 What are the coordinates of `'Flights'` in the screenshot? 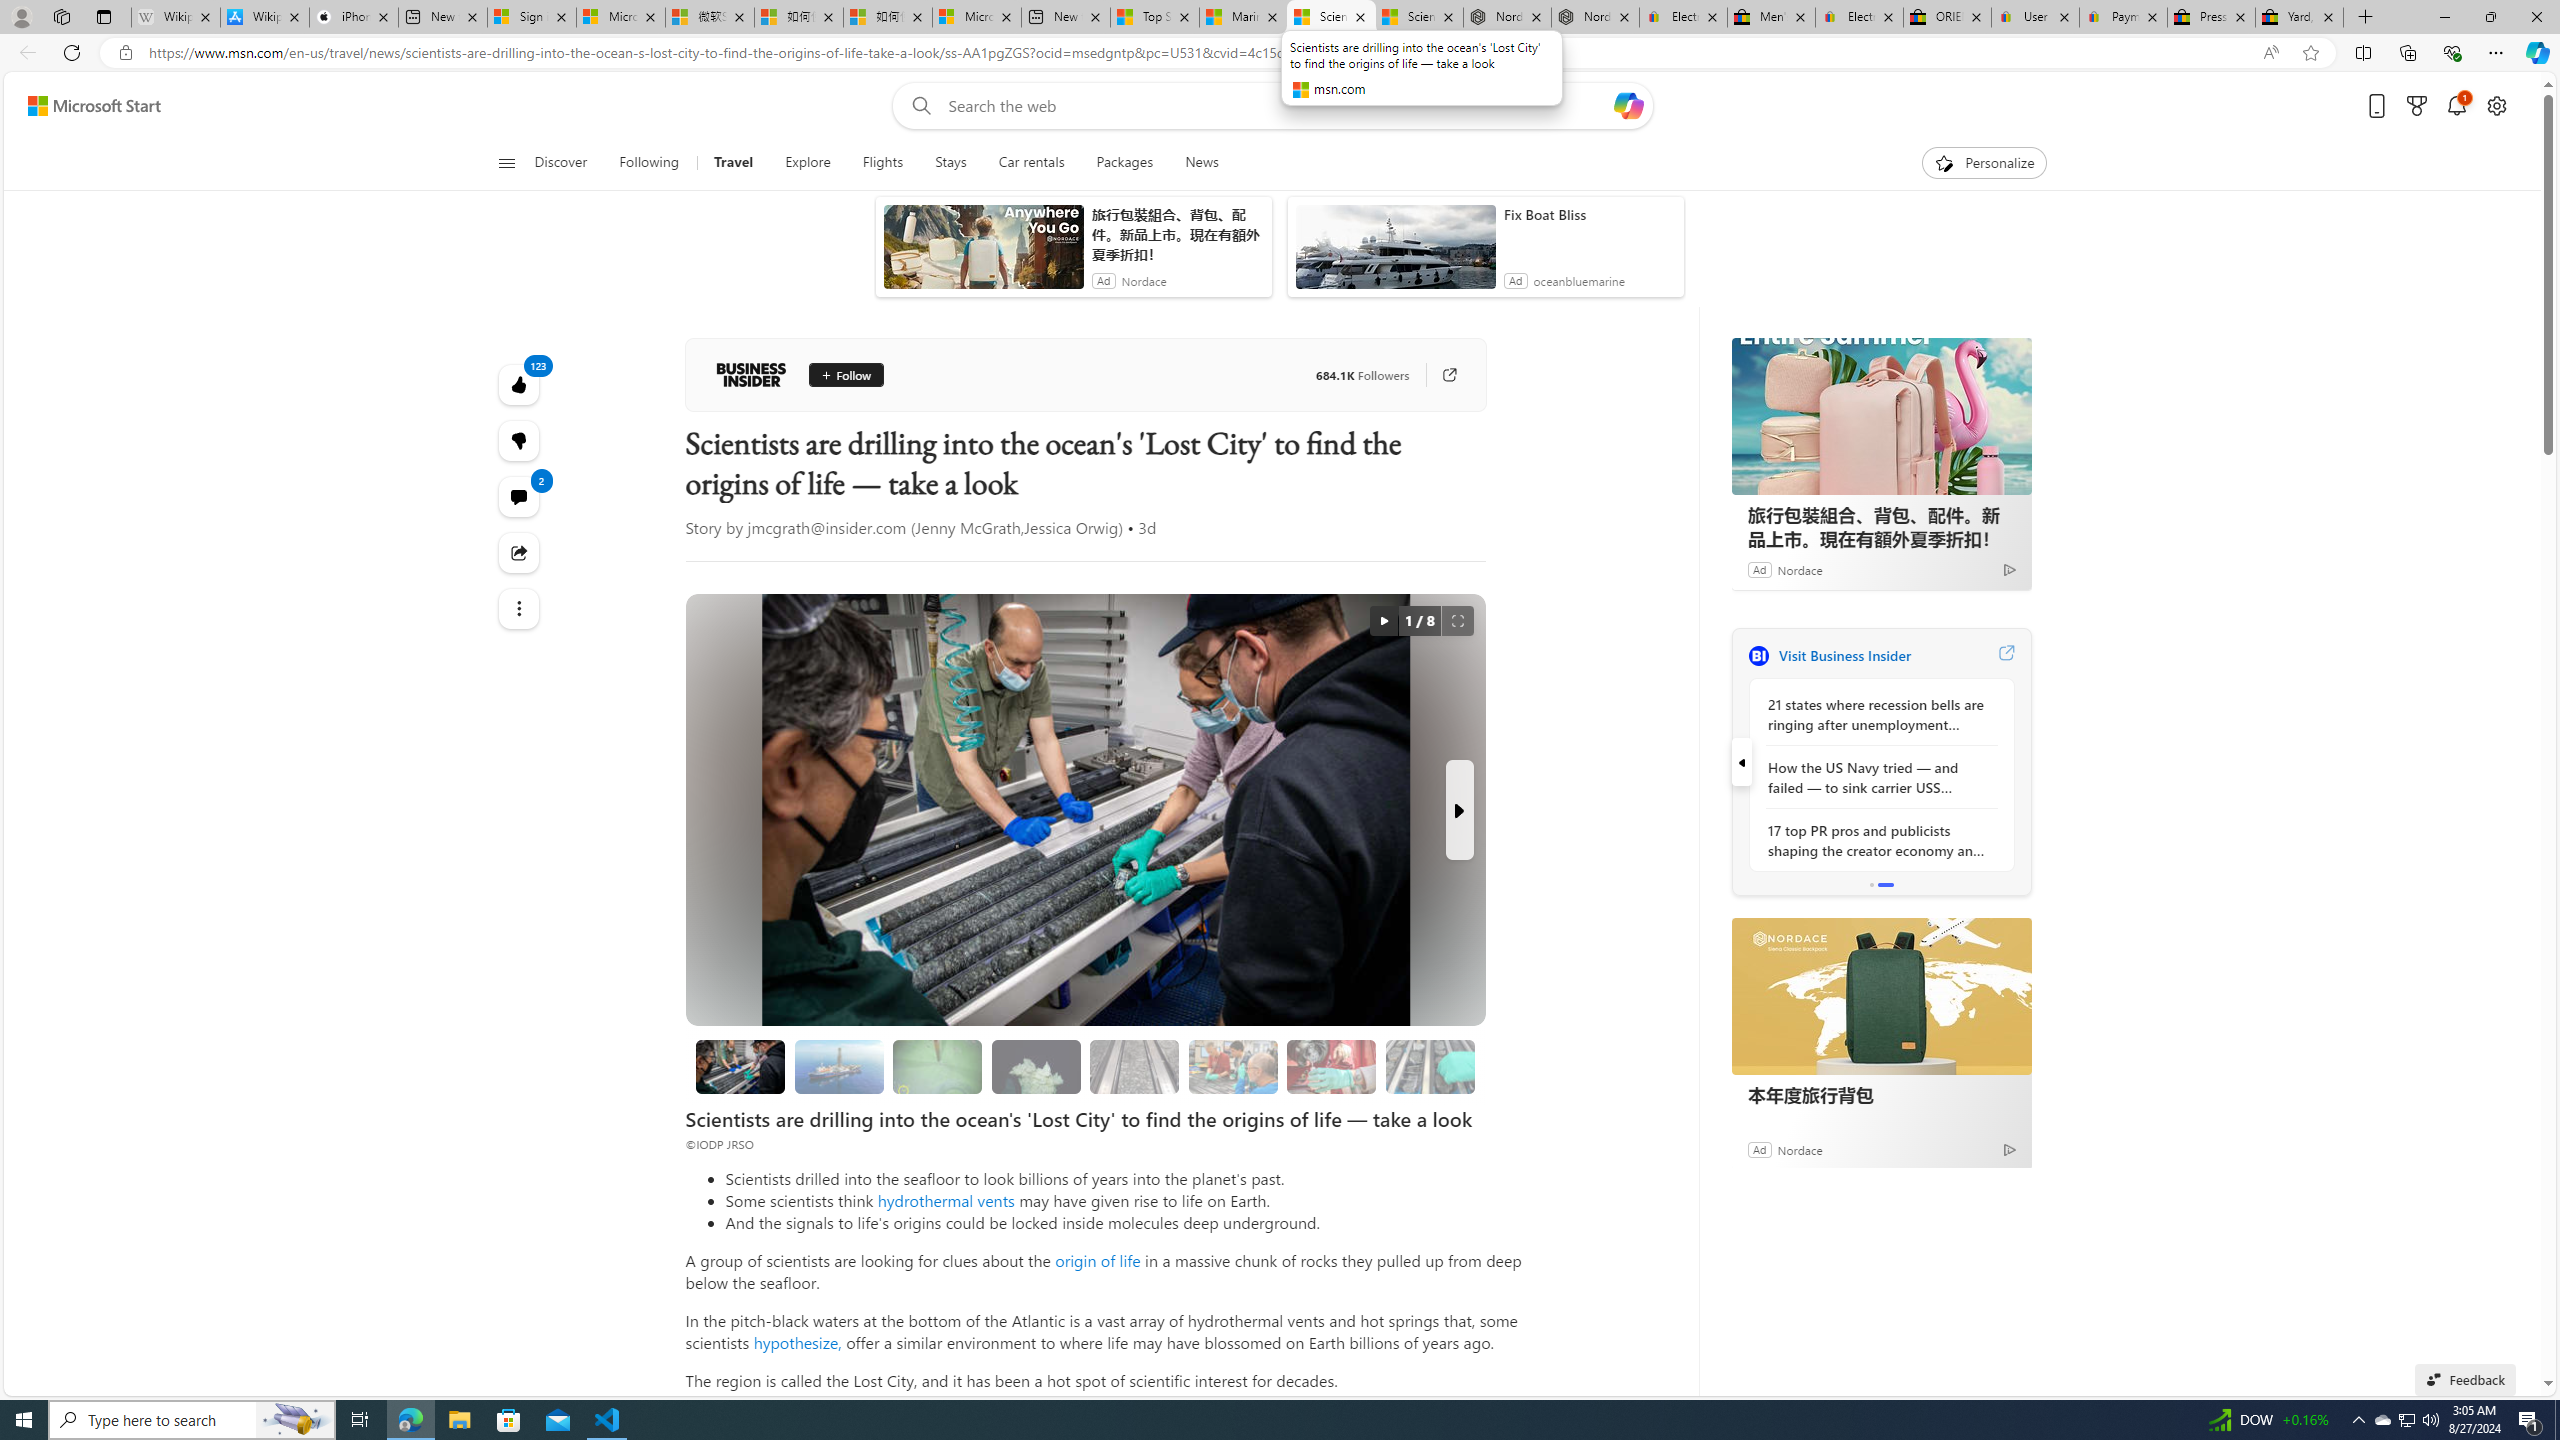 It's located at (882, 162).